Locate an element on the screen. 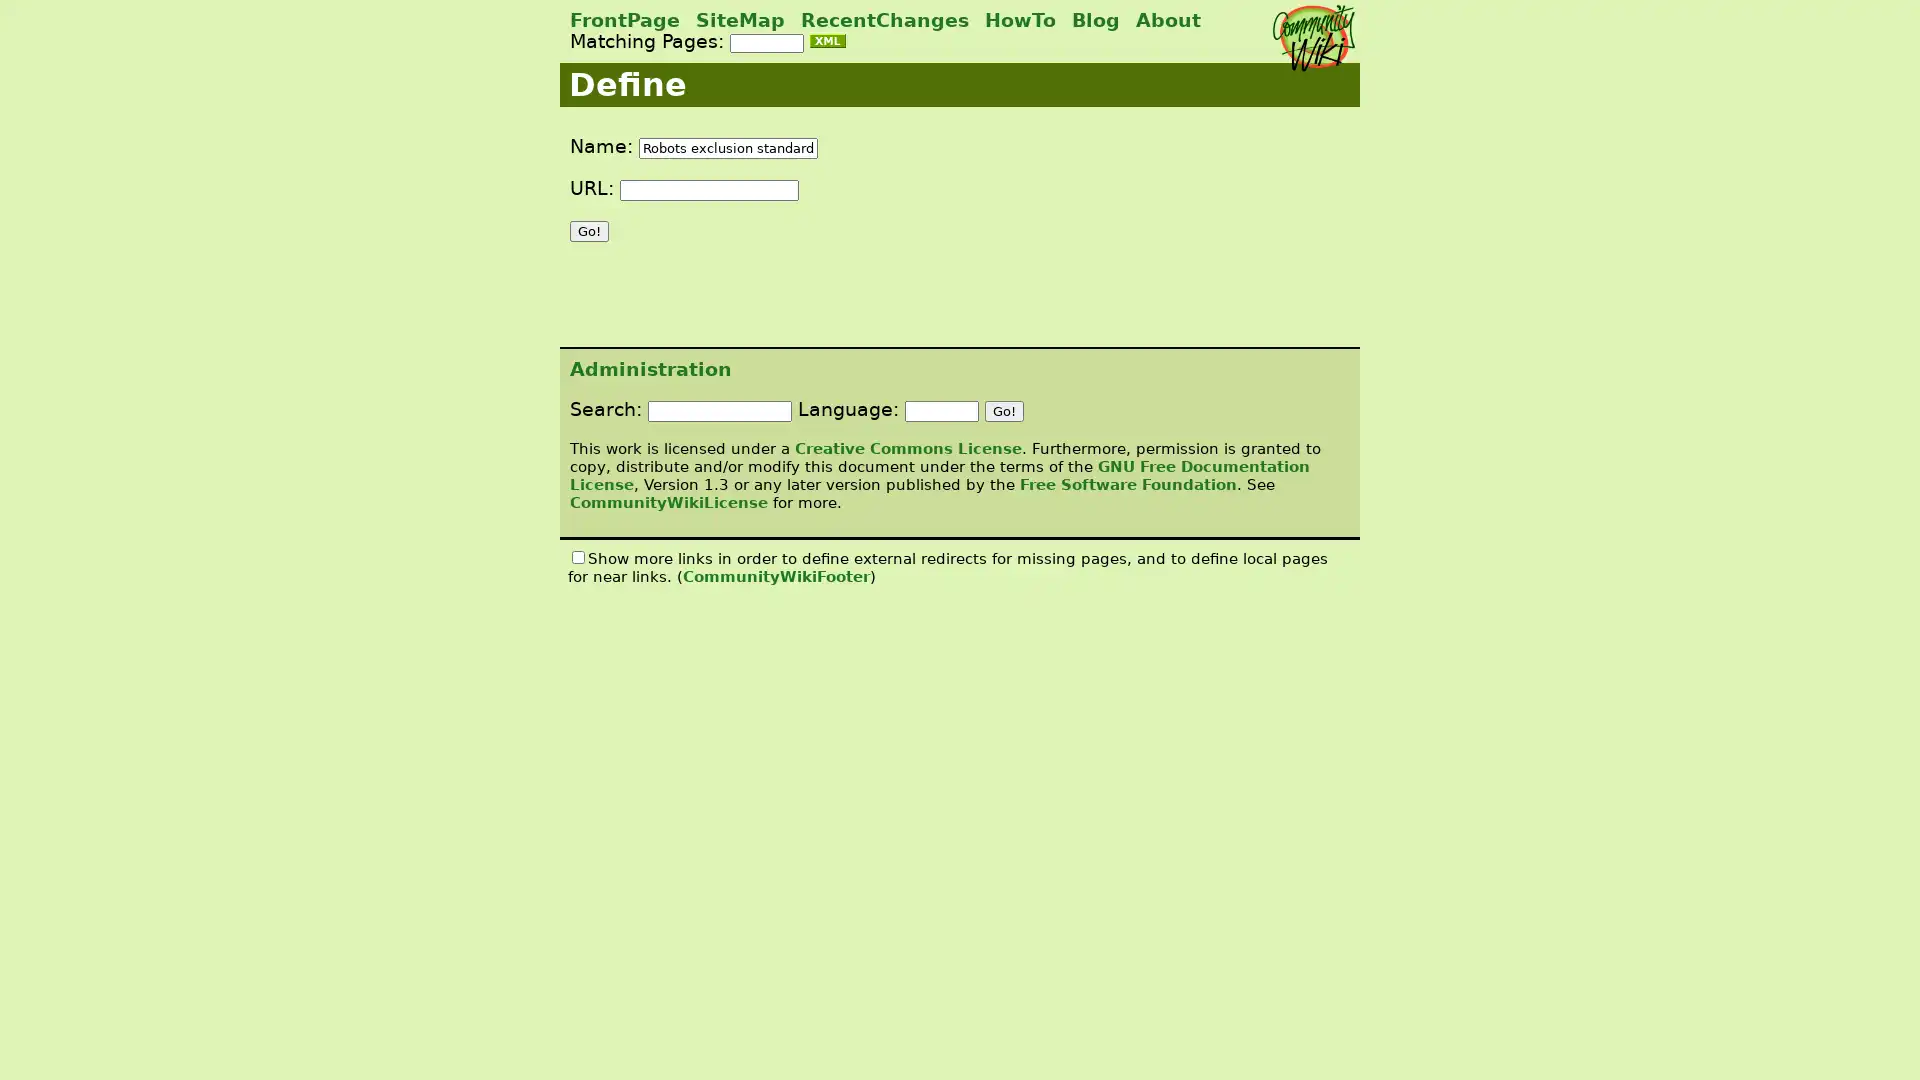  Go! is located at coordinates (588, 230).